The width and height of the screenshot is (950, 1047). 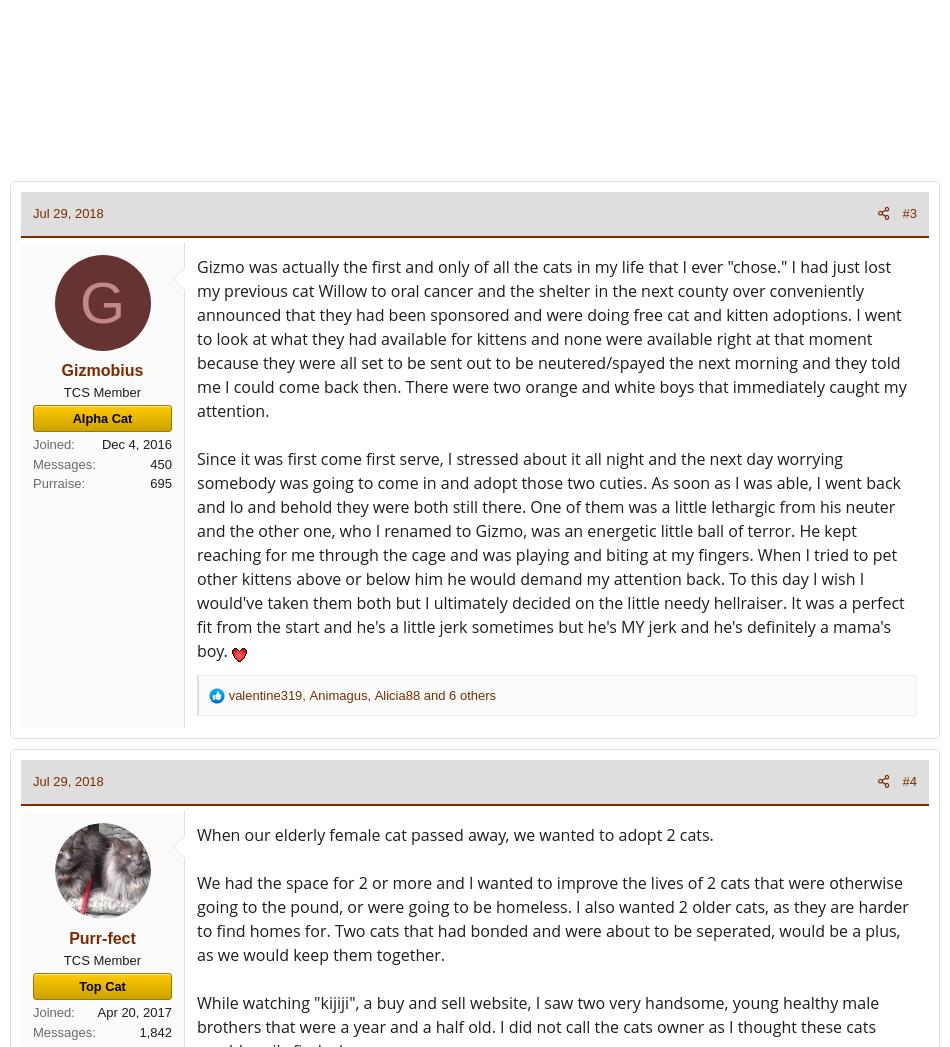 What do you see at coordinates (57, 482) in the screenshot?
I see `'Purraise'` at bounding box center [57, 482].